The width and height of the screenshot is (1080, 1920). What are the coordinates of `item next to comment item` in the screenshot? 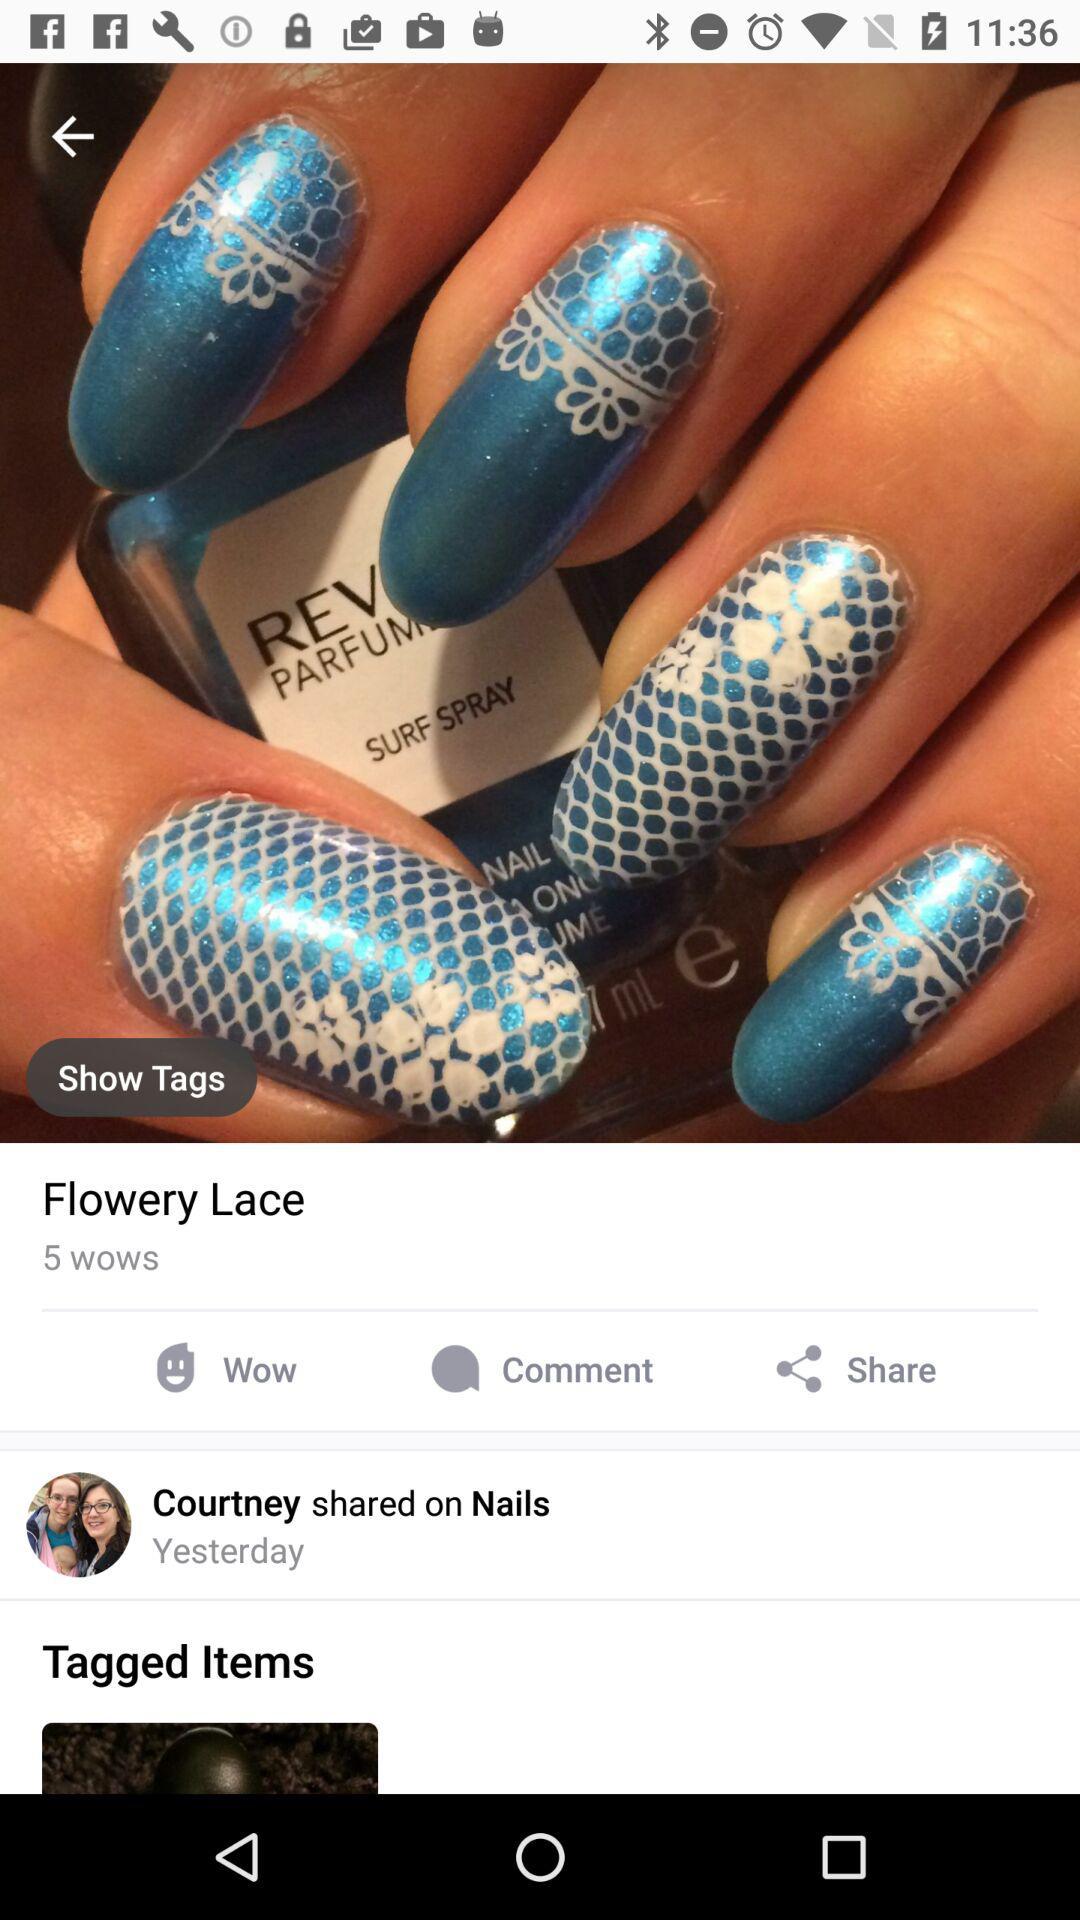 It's located at (852, 1368).